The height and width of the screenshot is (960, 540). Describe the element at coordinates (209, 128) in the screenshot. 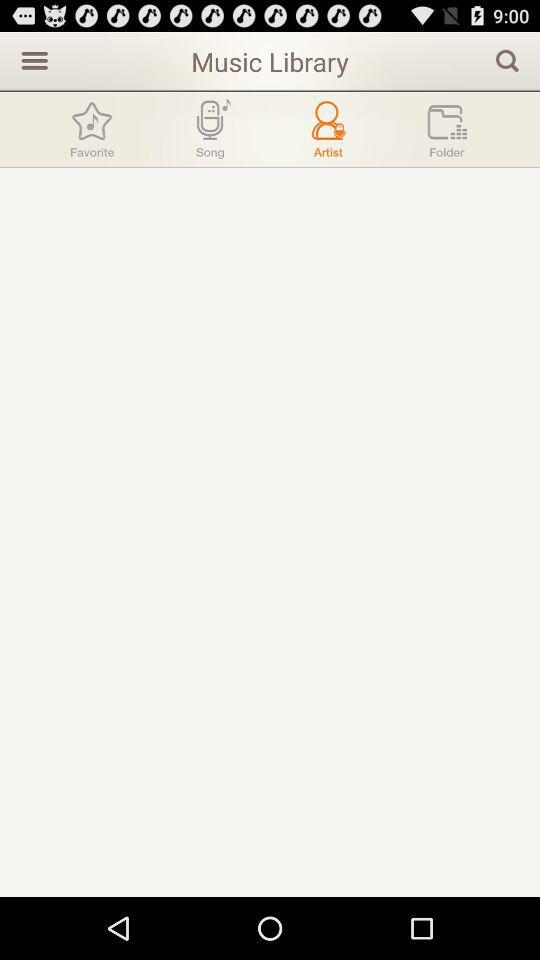

I see `the song` at that location.